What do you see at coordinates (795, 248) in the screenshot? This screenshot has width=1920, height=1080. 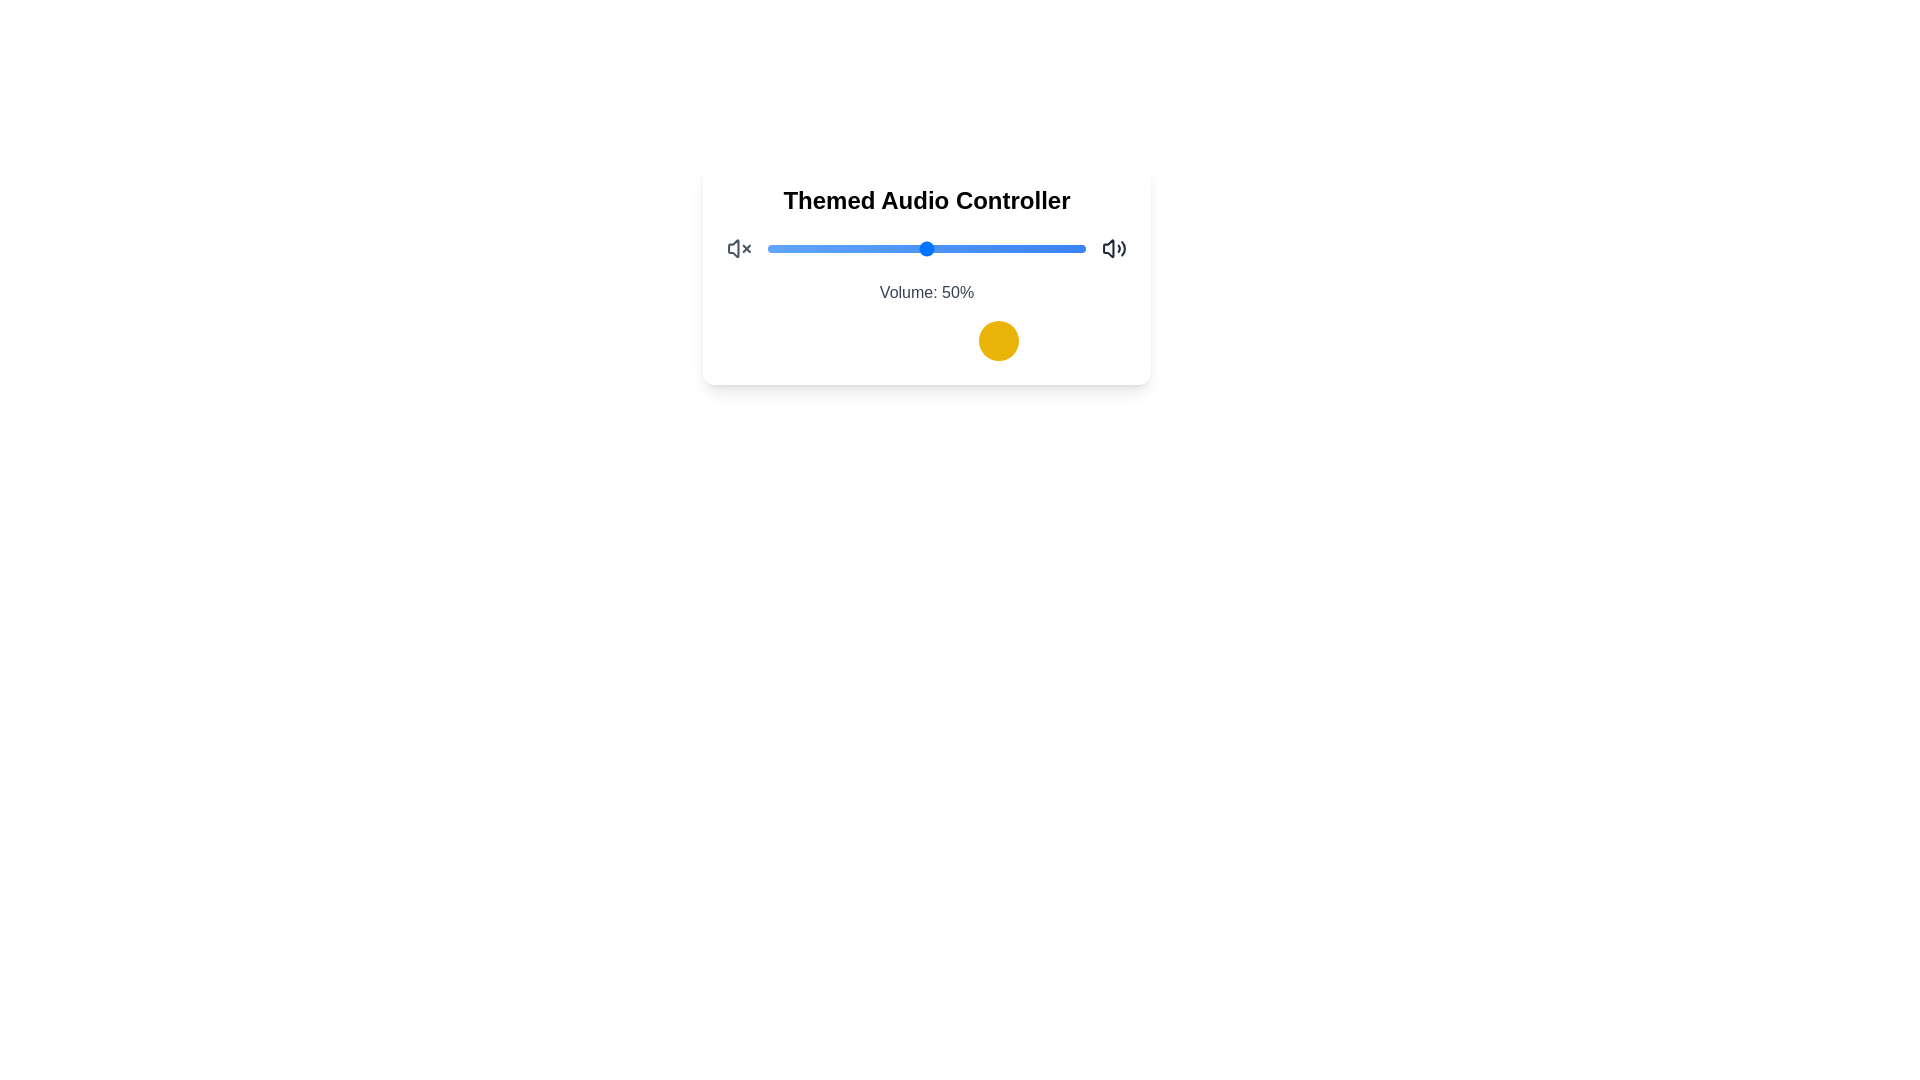 I see `the volume slider to set the volume to 9%` at bounding box center [795, 248].